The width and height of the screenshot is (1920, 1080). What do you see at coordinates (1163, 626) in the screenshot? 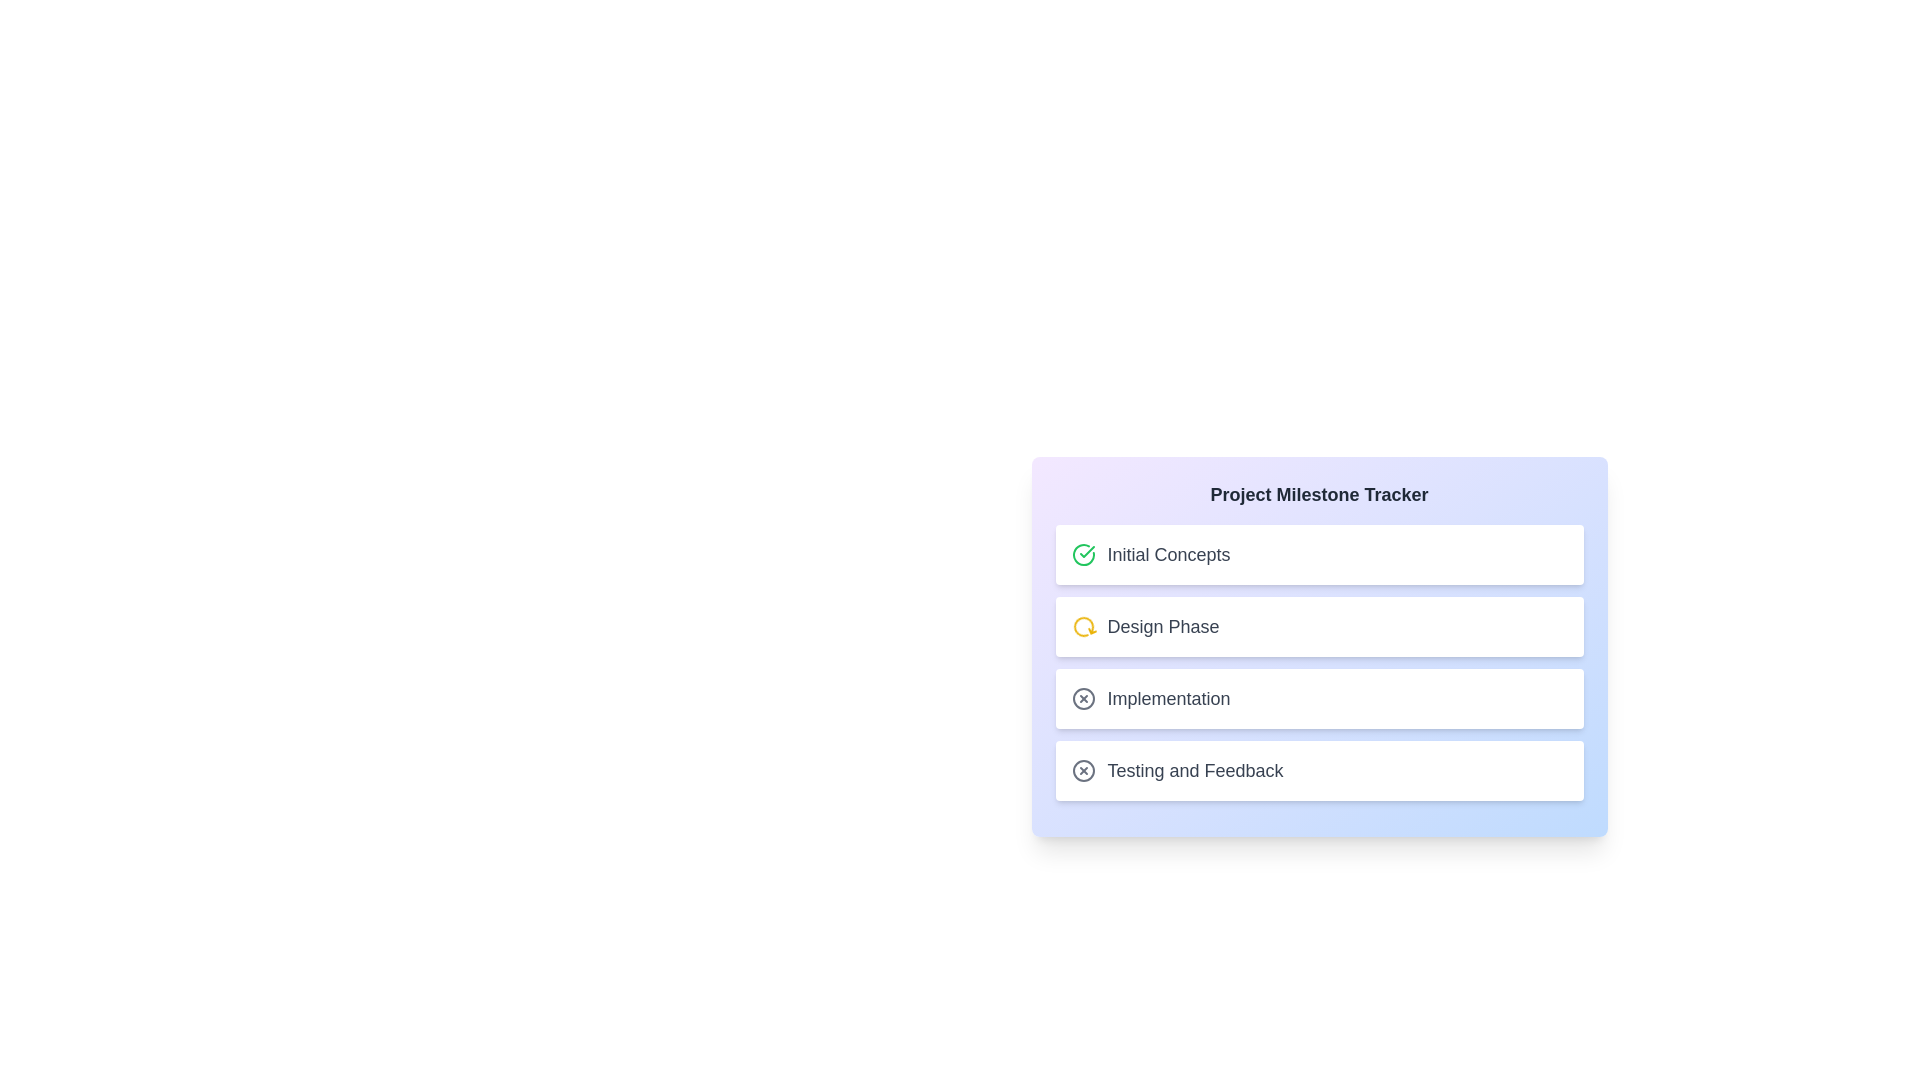
I see `the 'Design Phase' text label in the Project Milestone Tracker, which indicates the current state of the design phase in the project` at bounding box center [1163, 626].